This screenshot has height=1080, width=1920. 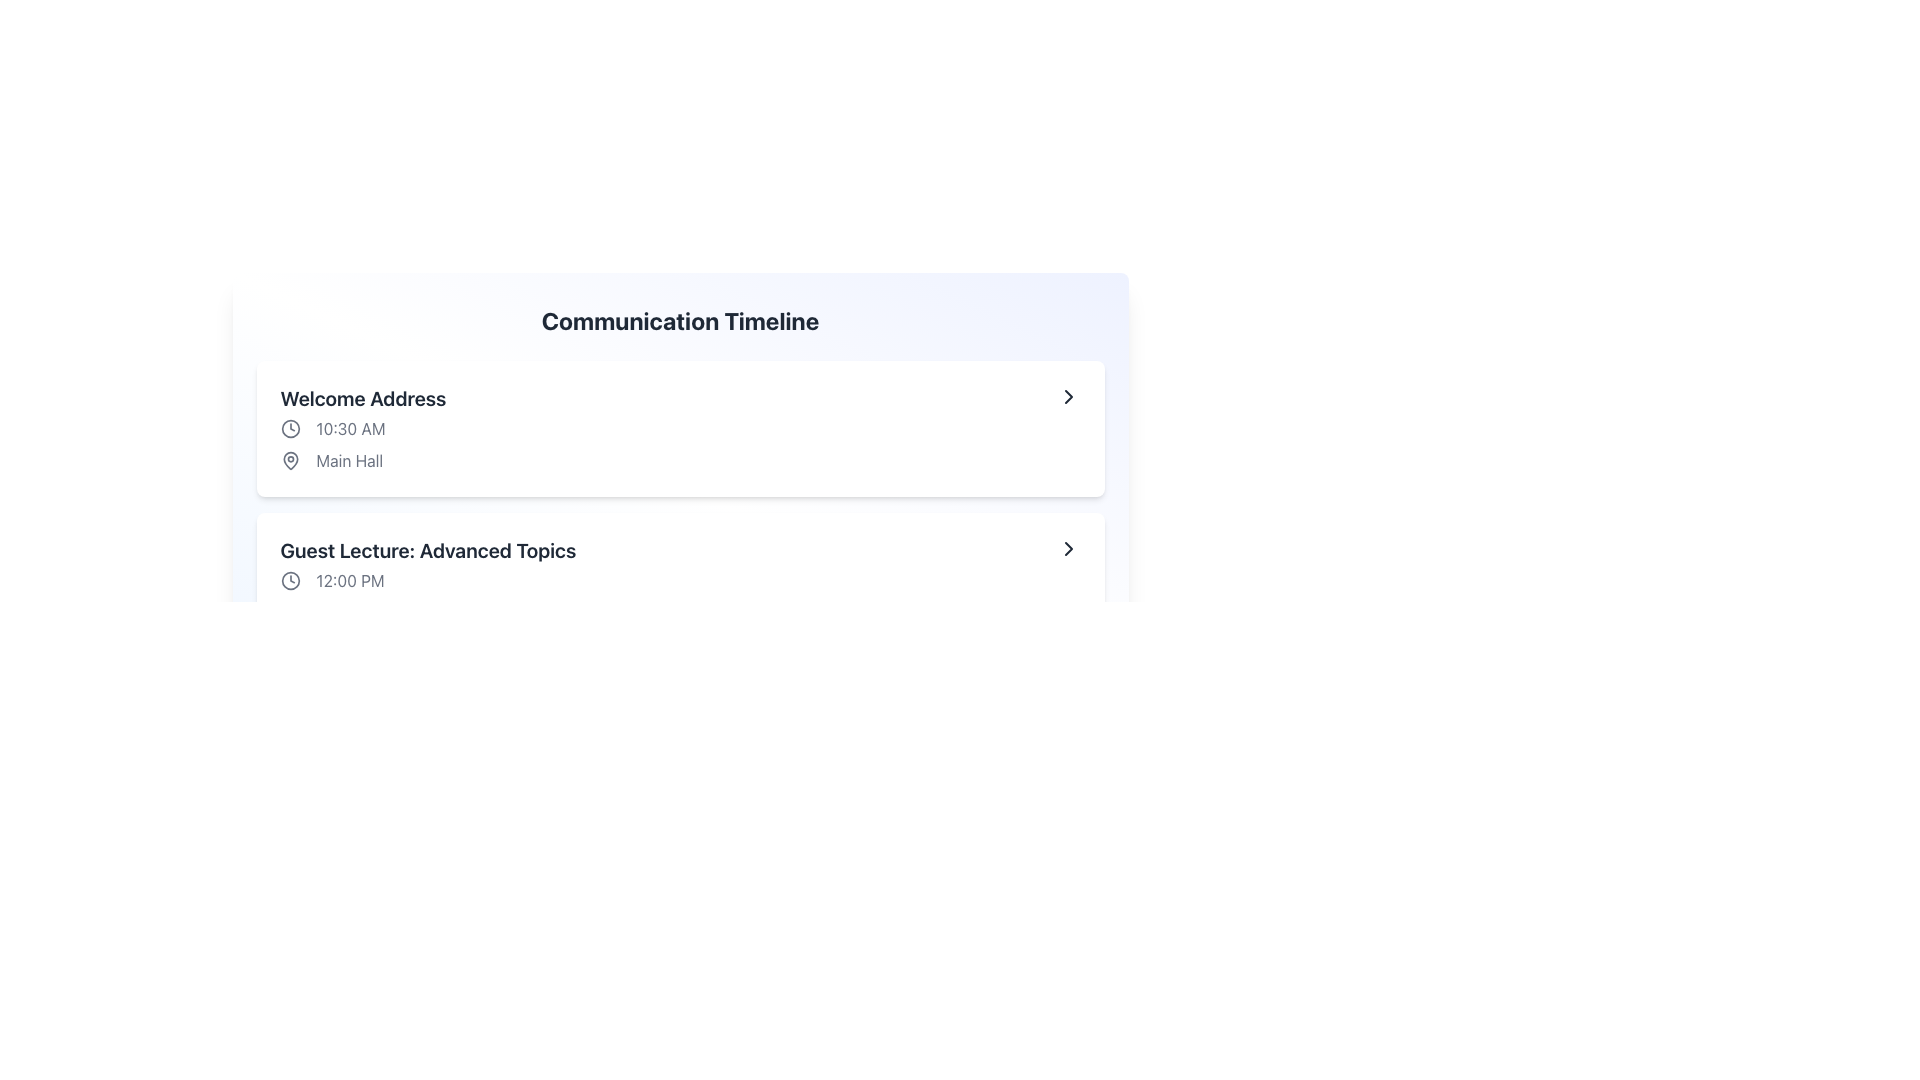 What do you see at coordinates (349, 461) in the screenshot?
I see `the Static Text Label displaying 'Main Hall', which is located in the middle-right area after a location pin icon` at bounding box center [349, 461].